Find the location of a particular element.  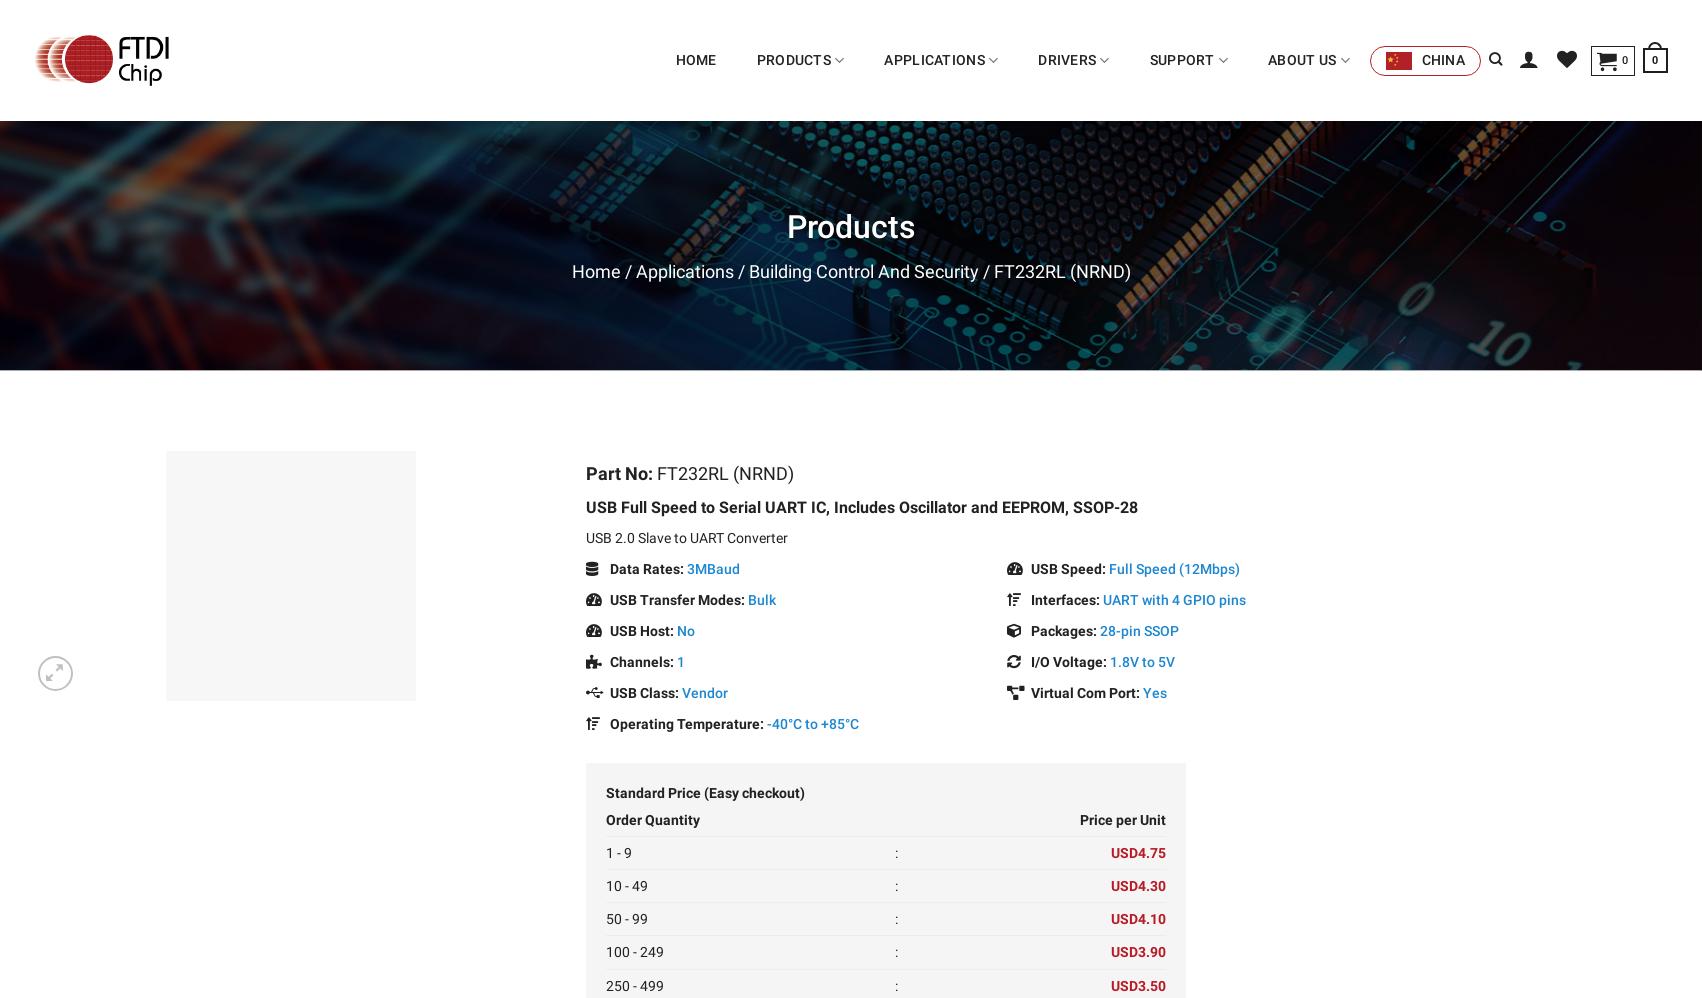

'3.50' is located at coordinates (1151, 984).